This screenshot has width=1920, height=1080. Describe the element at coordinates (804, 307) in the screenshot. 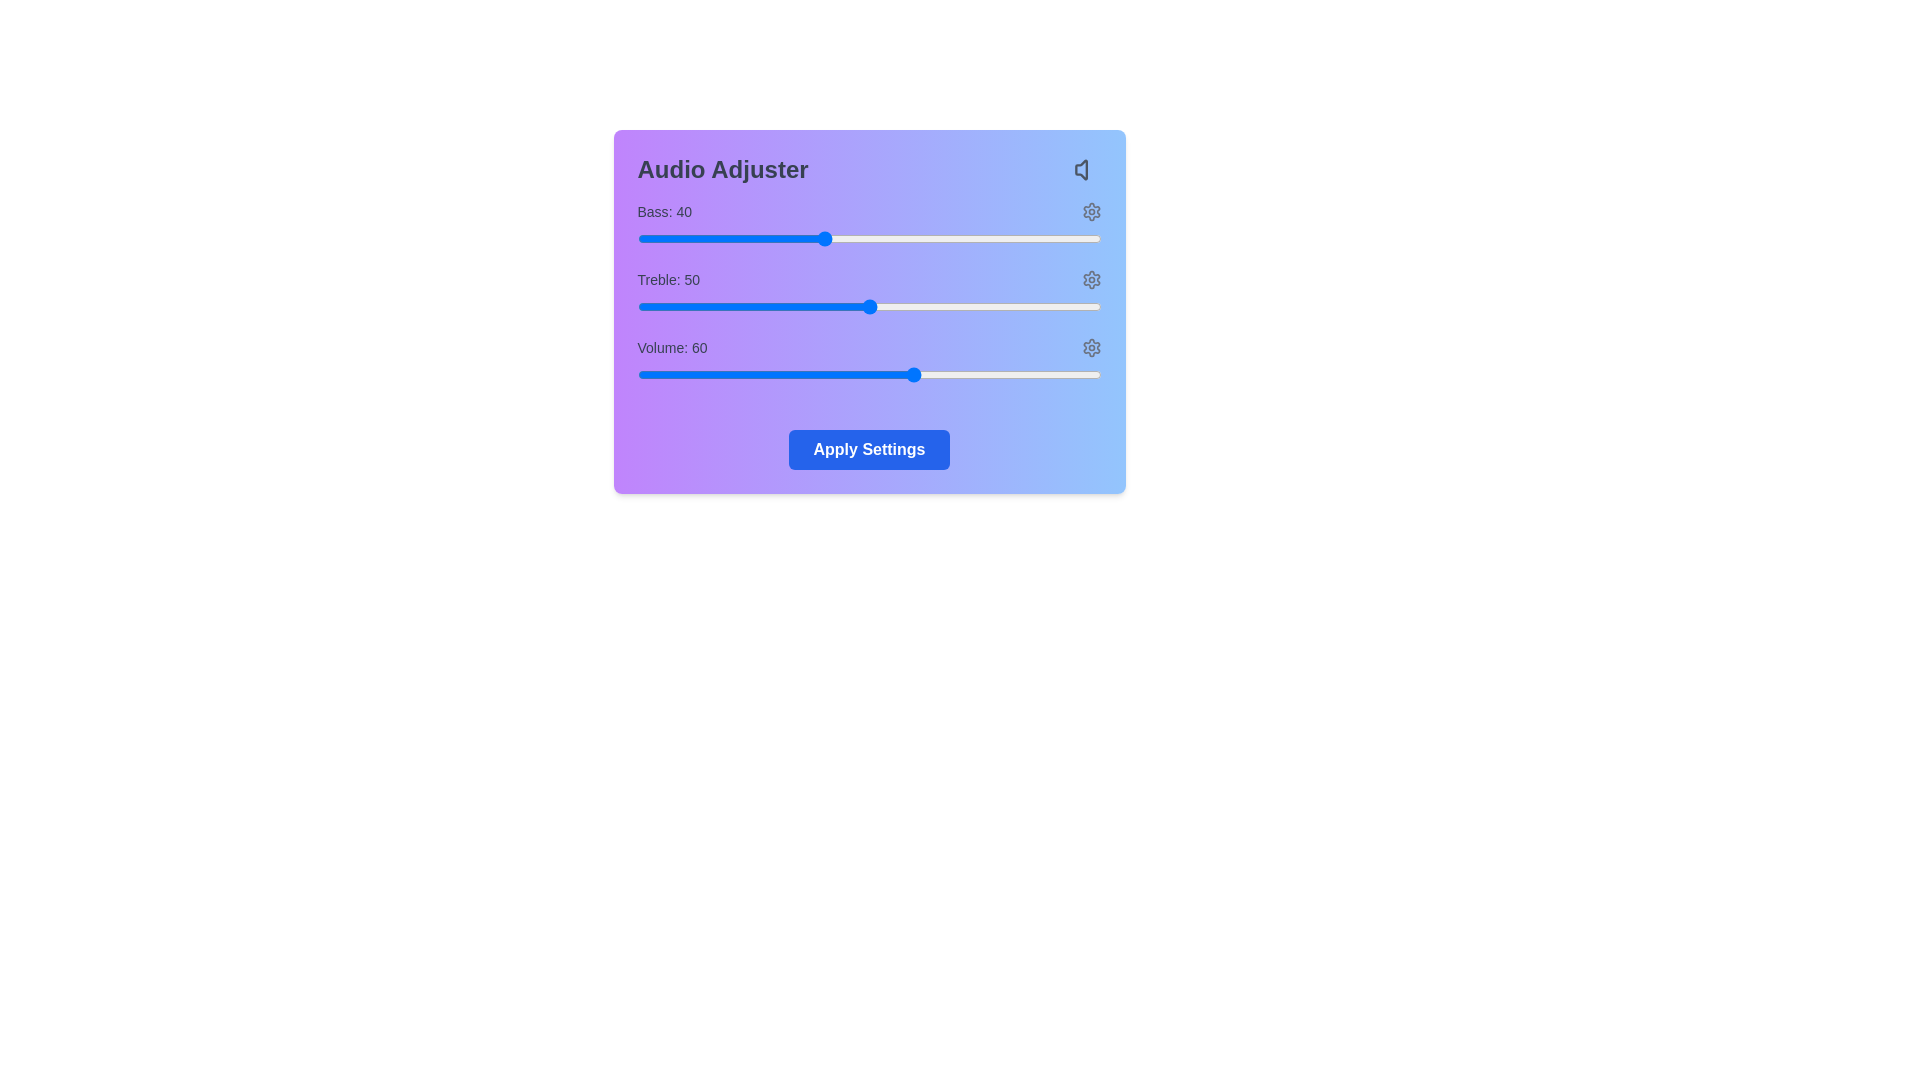

I see `the treble level` at that location.